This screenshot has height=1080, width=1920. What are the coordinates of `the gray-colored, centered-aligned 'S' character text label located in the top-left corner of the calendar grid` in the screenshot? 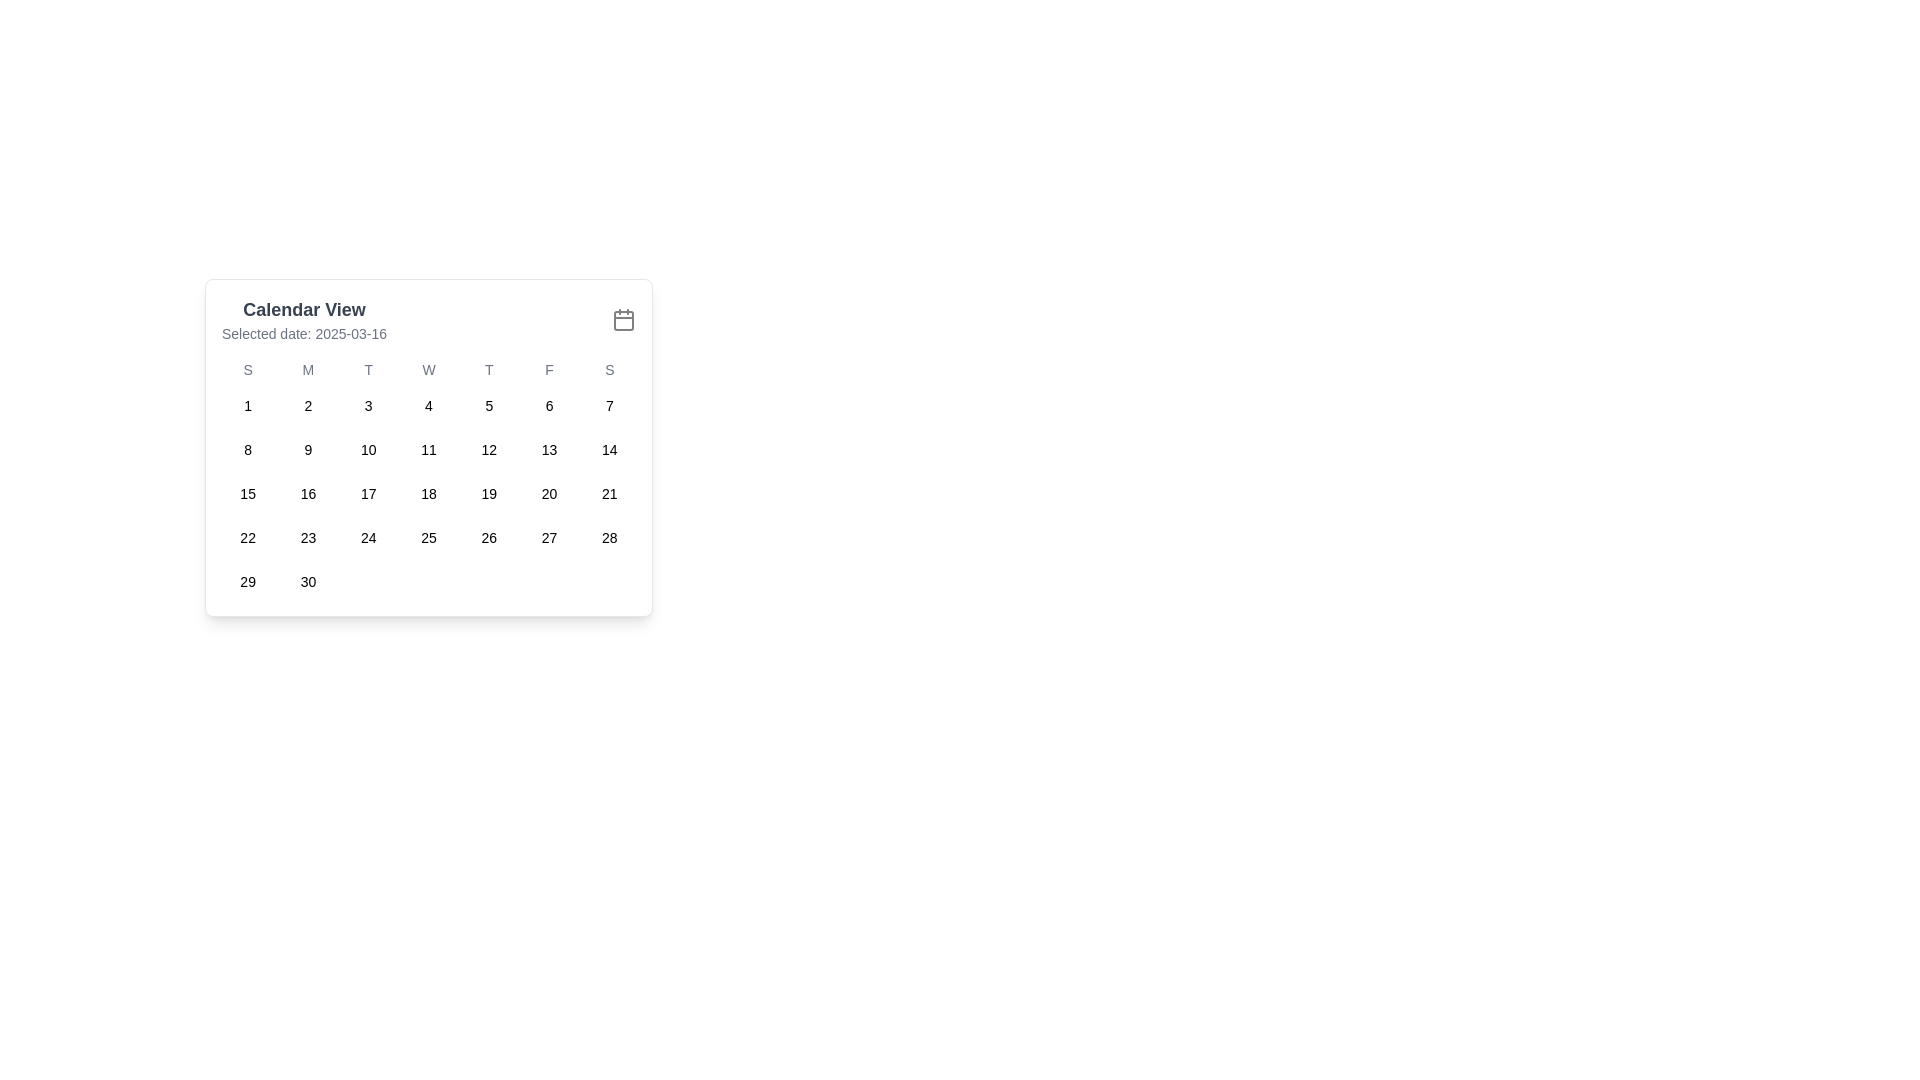 It's located at (247, 370).